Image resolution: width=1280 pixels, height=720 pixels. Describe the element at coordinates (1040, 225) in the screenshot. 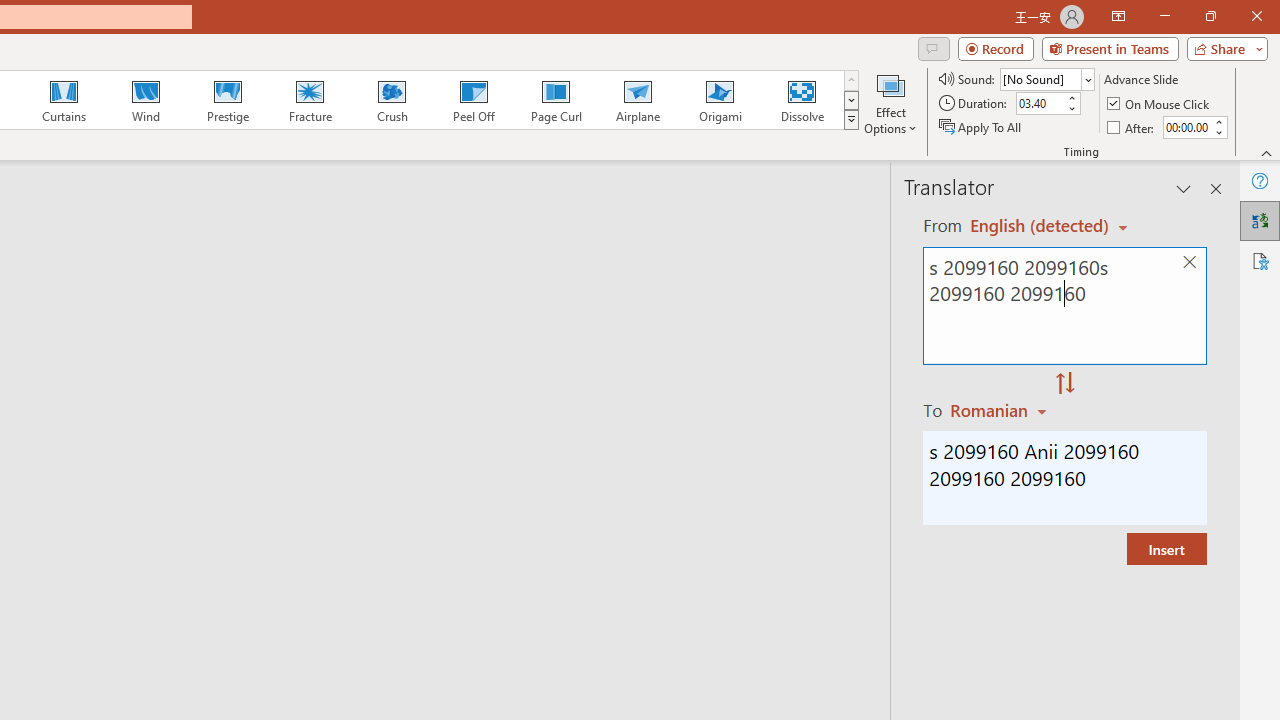

I see `'Czech (detected)'` at that location.